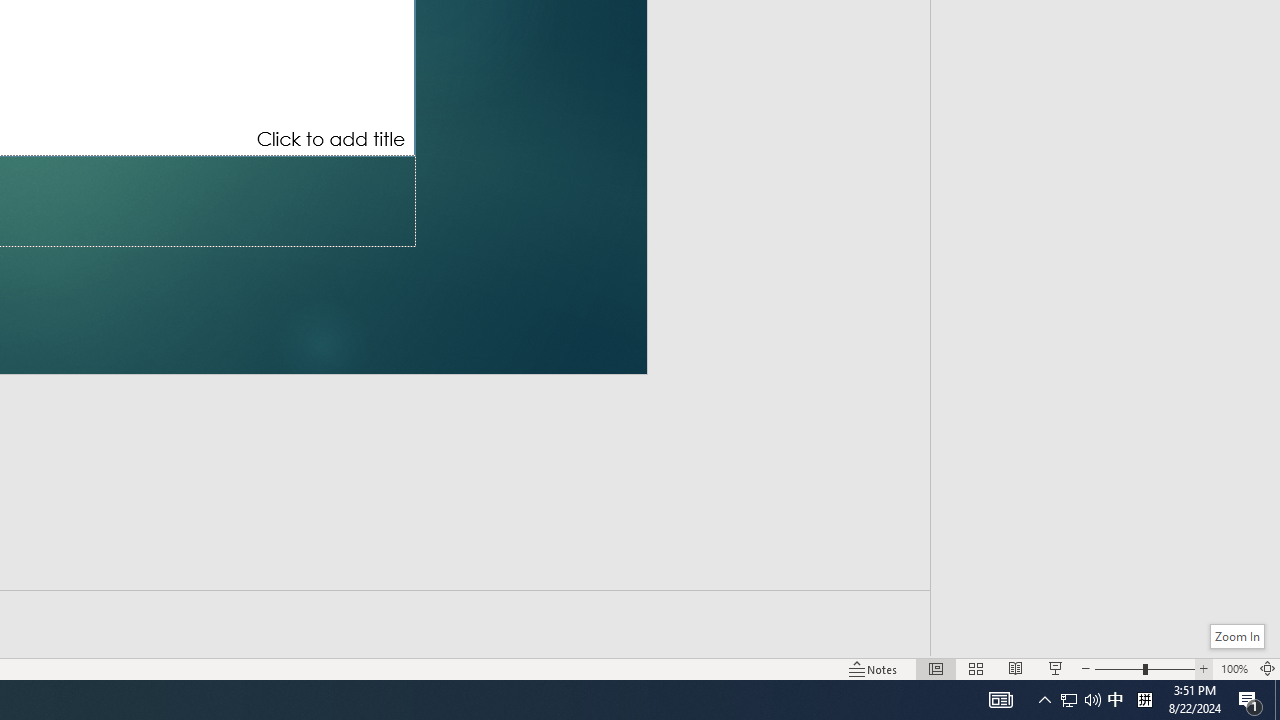  What do you see at coordinates (874, 669) in the screenshot?
I see `'Notes '` at bounding box center [874, 669].